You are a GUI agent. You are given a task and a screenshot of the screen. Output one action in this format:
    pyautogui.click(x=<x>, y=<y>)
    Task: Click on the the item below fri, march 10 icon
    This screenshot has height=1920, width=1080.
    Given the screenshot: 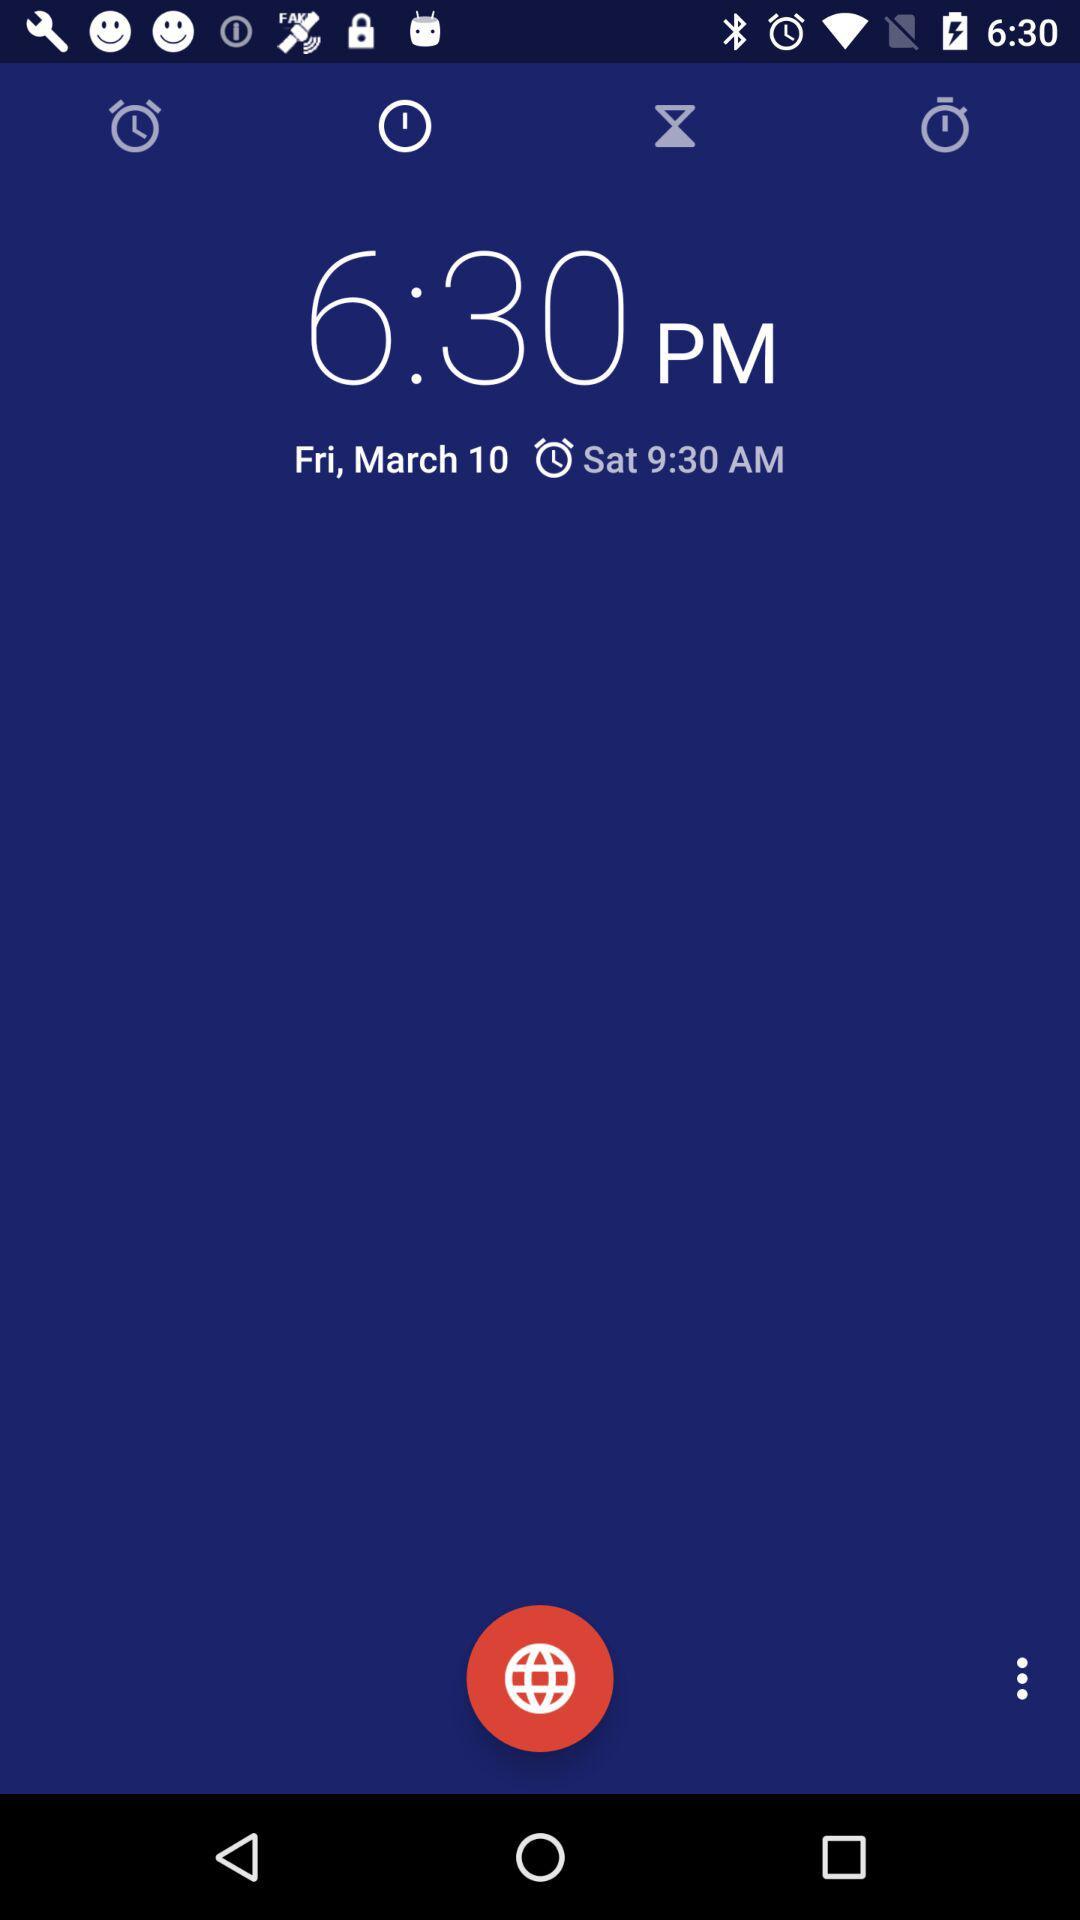 What is the action you would take?
    pyautogui.click(x=555, y=597)
    